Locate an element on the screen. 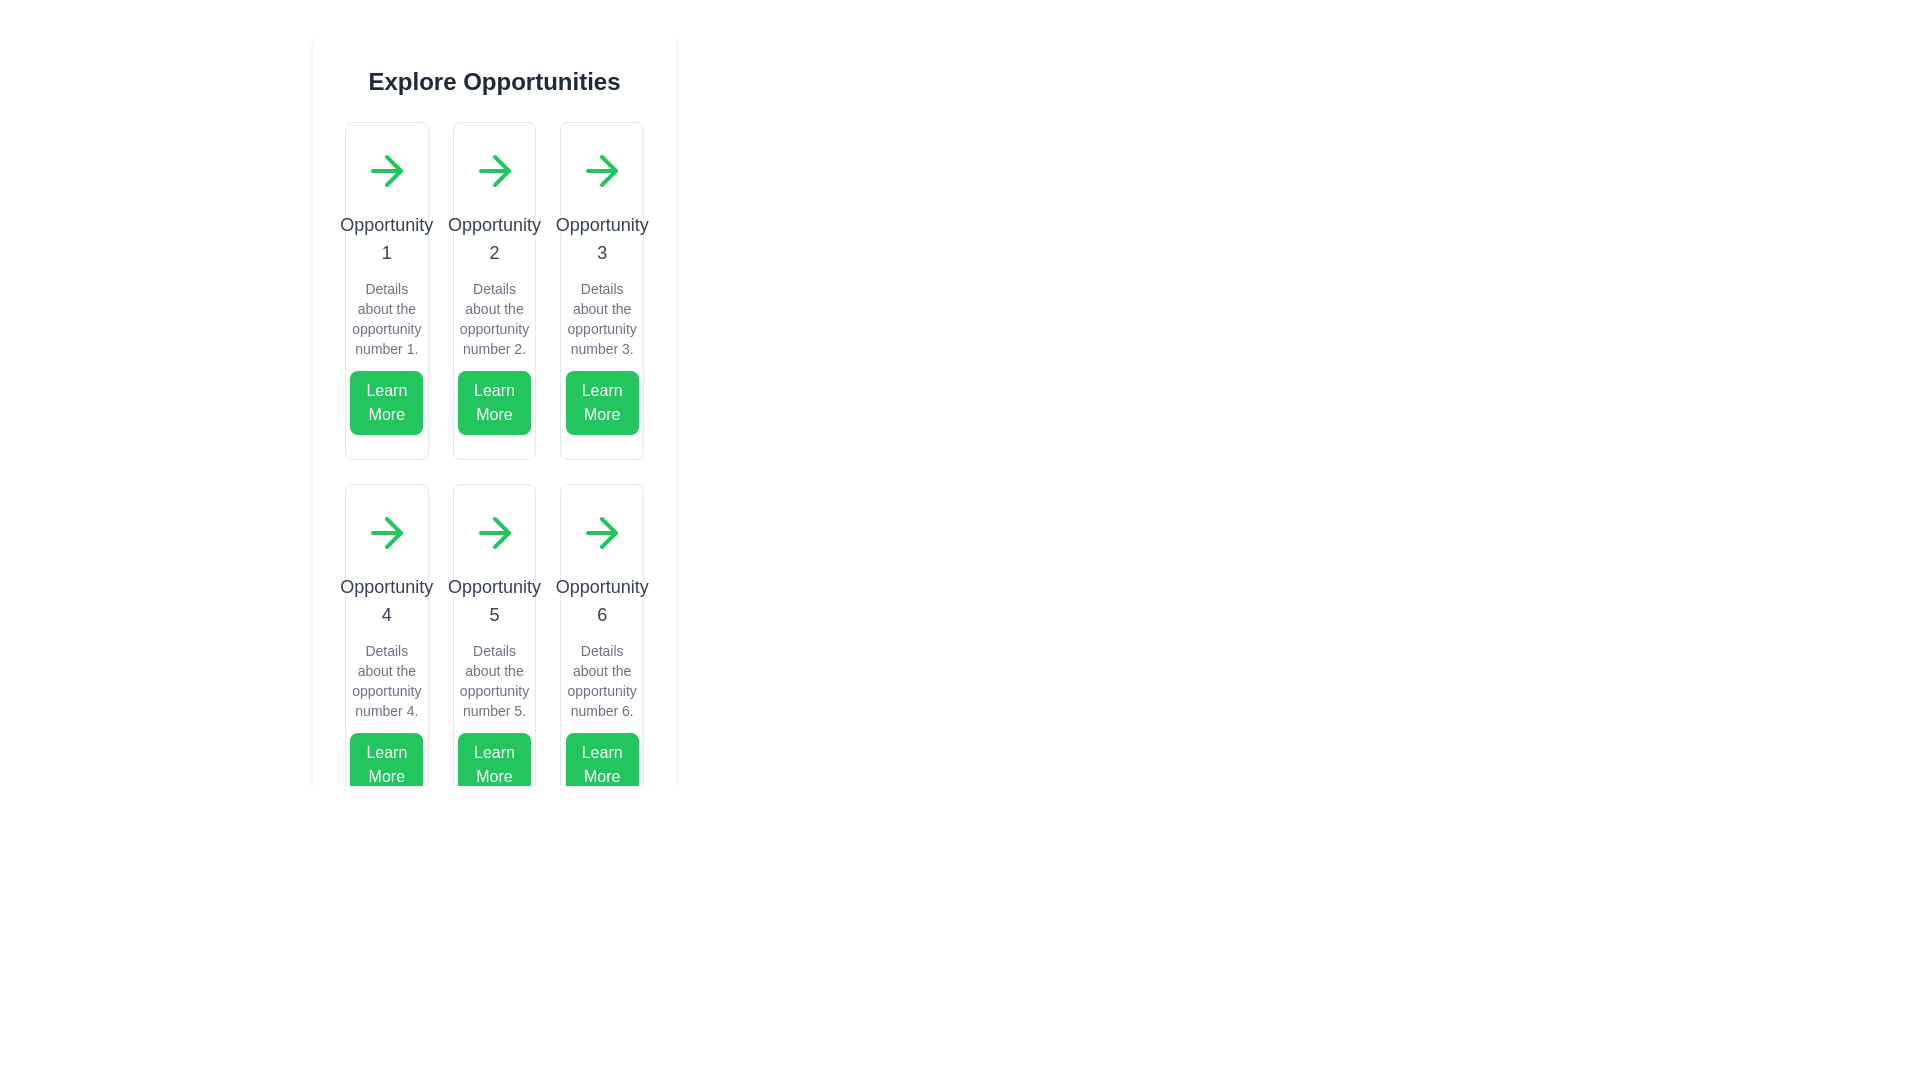 The height and width of the screenshot is (1080, 1920). the first card in the grid layout that contains the title 'Opportunity 1', a description, and a green button labeled 'Learn More' is located at coordinates (386, 290).